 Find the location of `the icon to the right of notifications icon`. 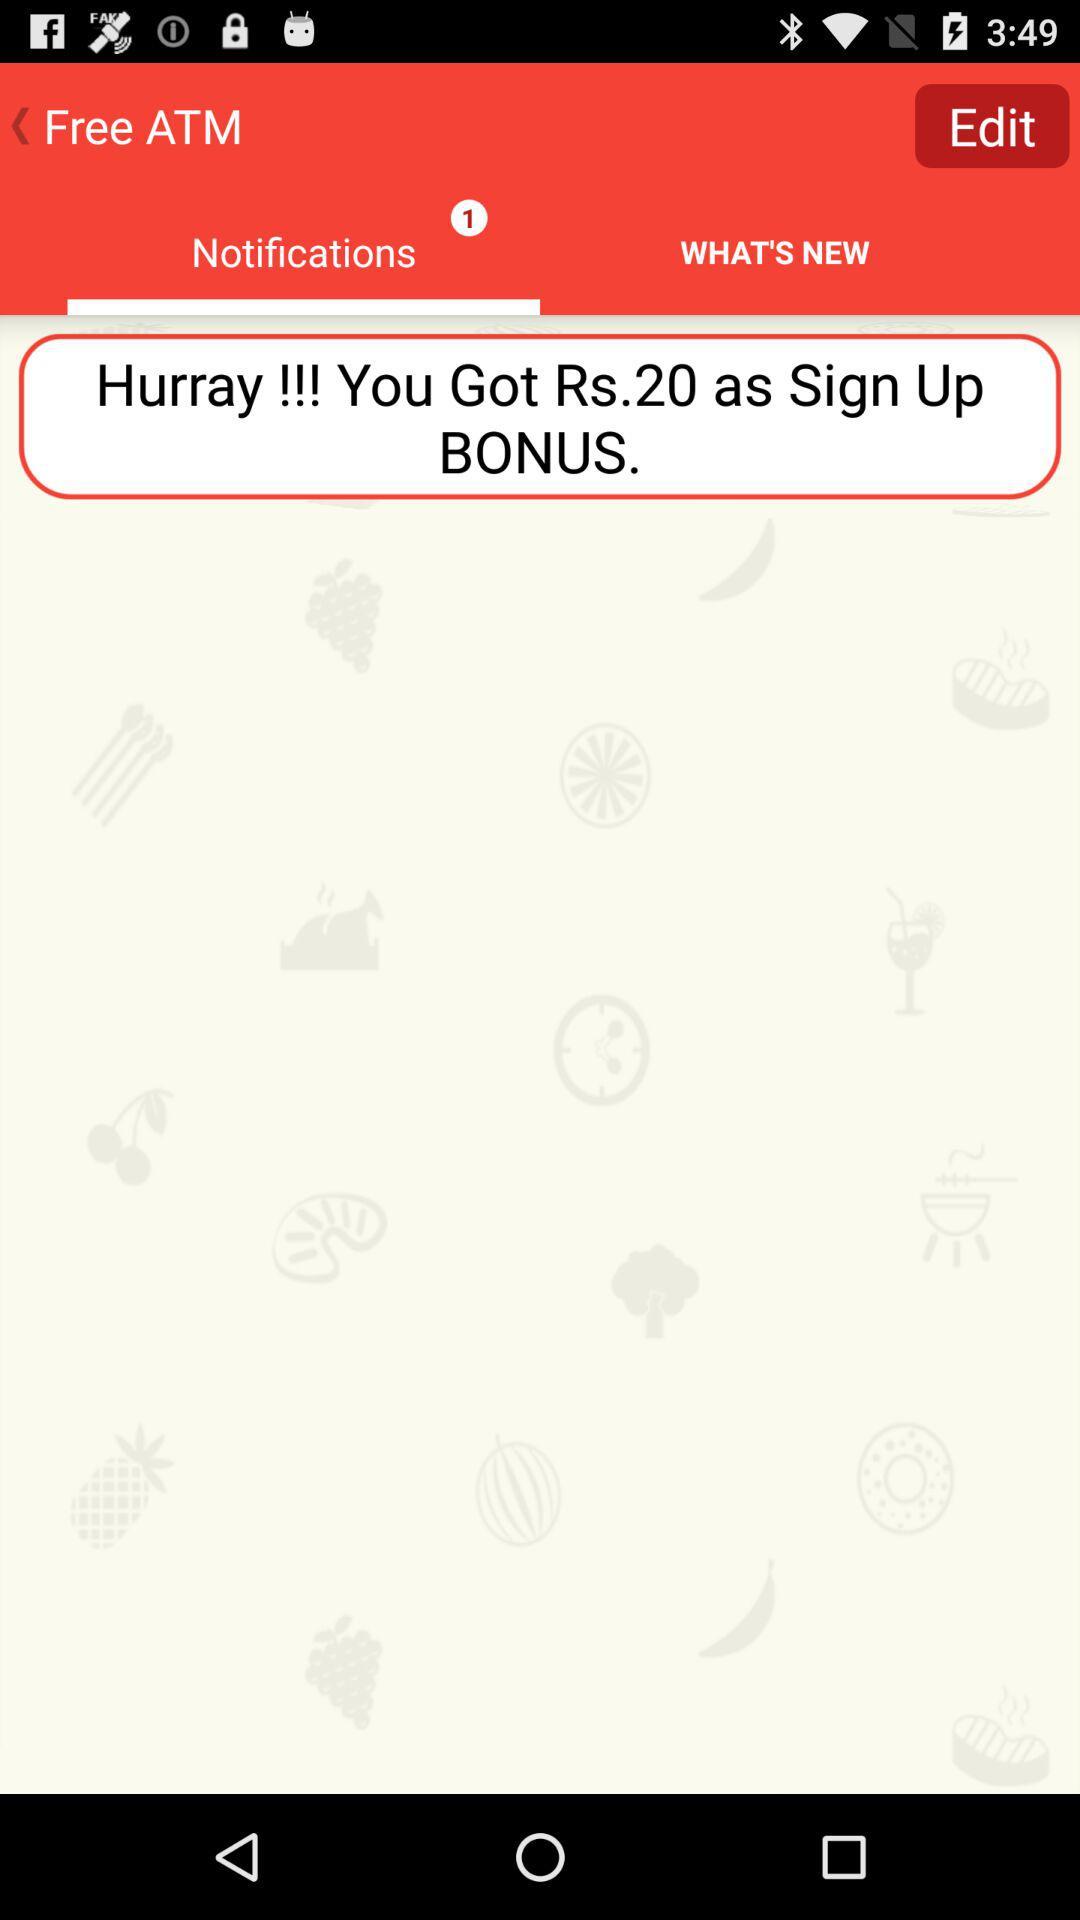

the icon to the right of notifications icon is located at coordinates (992, 124).